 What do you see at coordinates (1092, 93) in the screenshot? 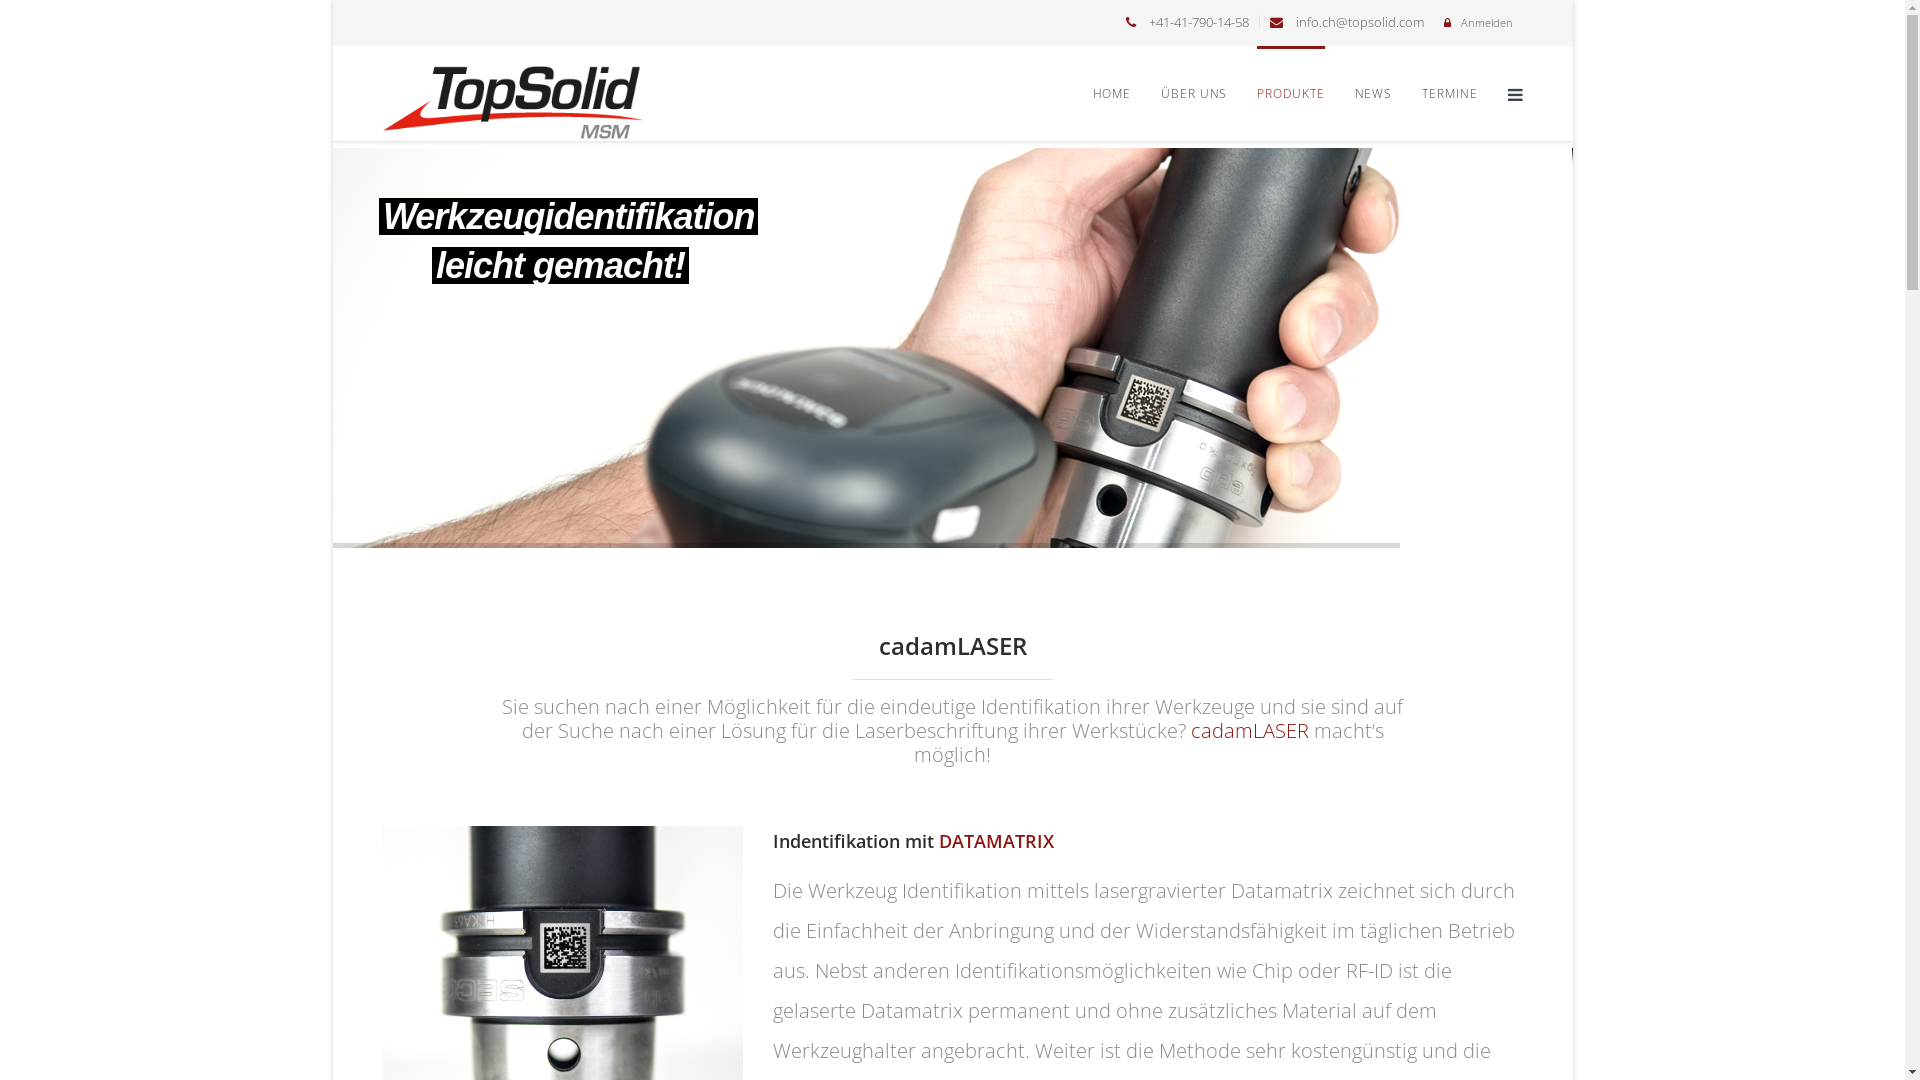
I see `'HOME'` at bounding box center [1092, 93].